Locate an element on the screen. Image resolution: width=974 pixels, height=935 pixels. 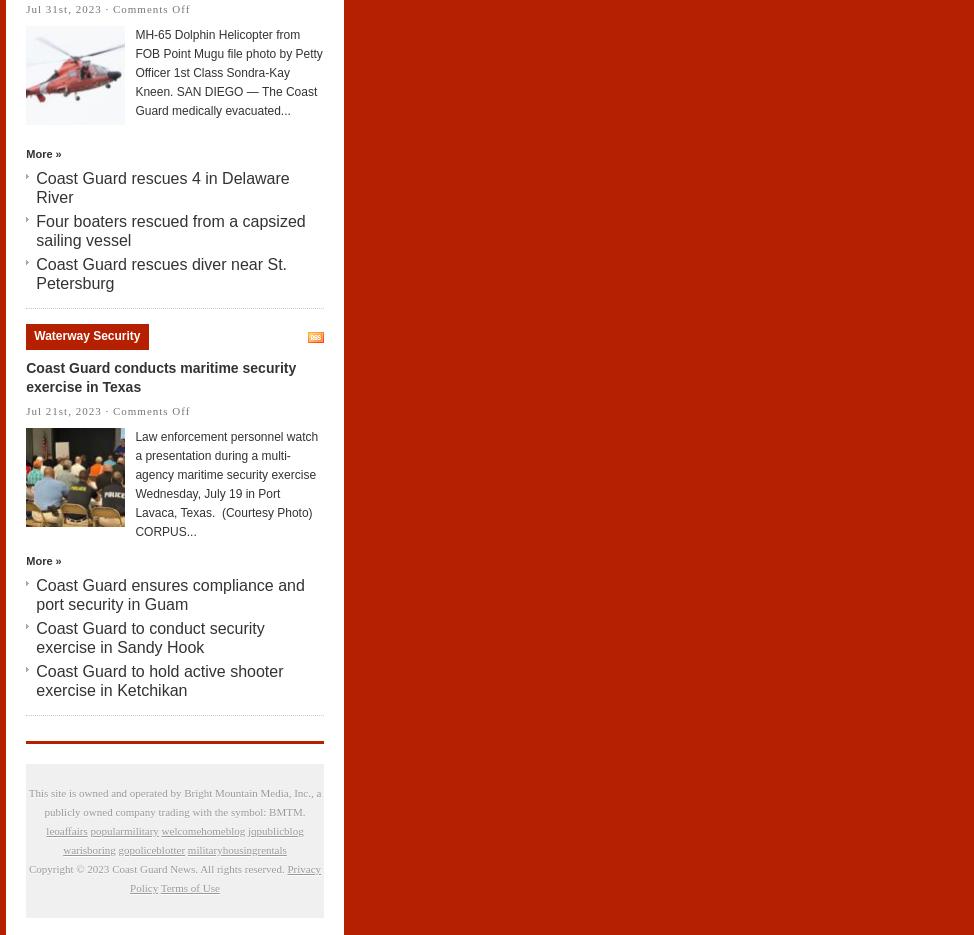
'Coast Guard ensures compliance and port security in Guam' is located at coordinates (169, 594).